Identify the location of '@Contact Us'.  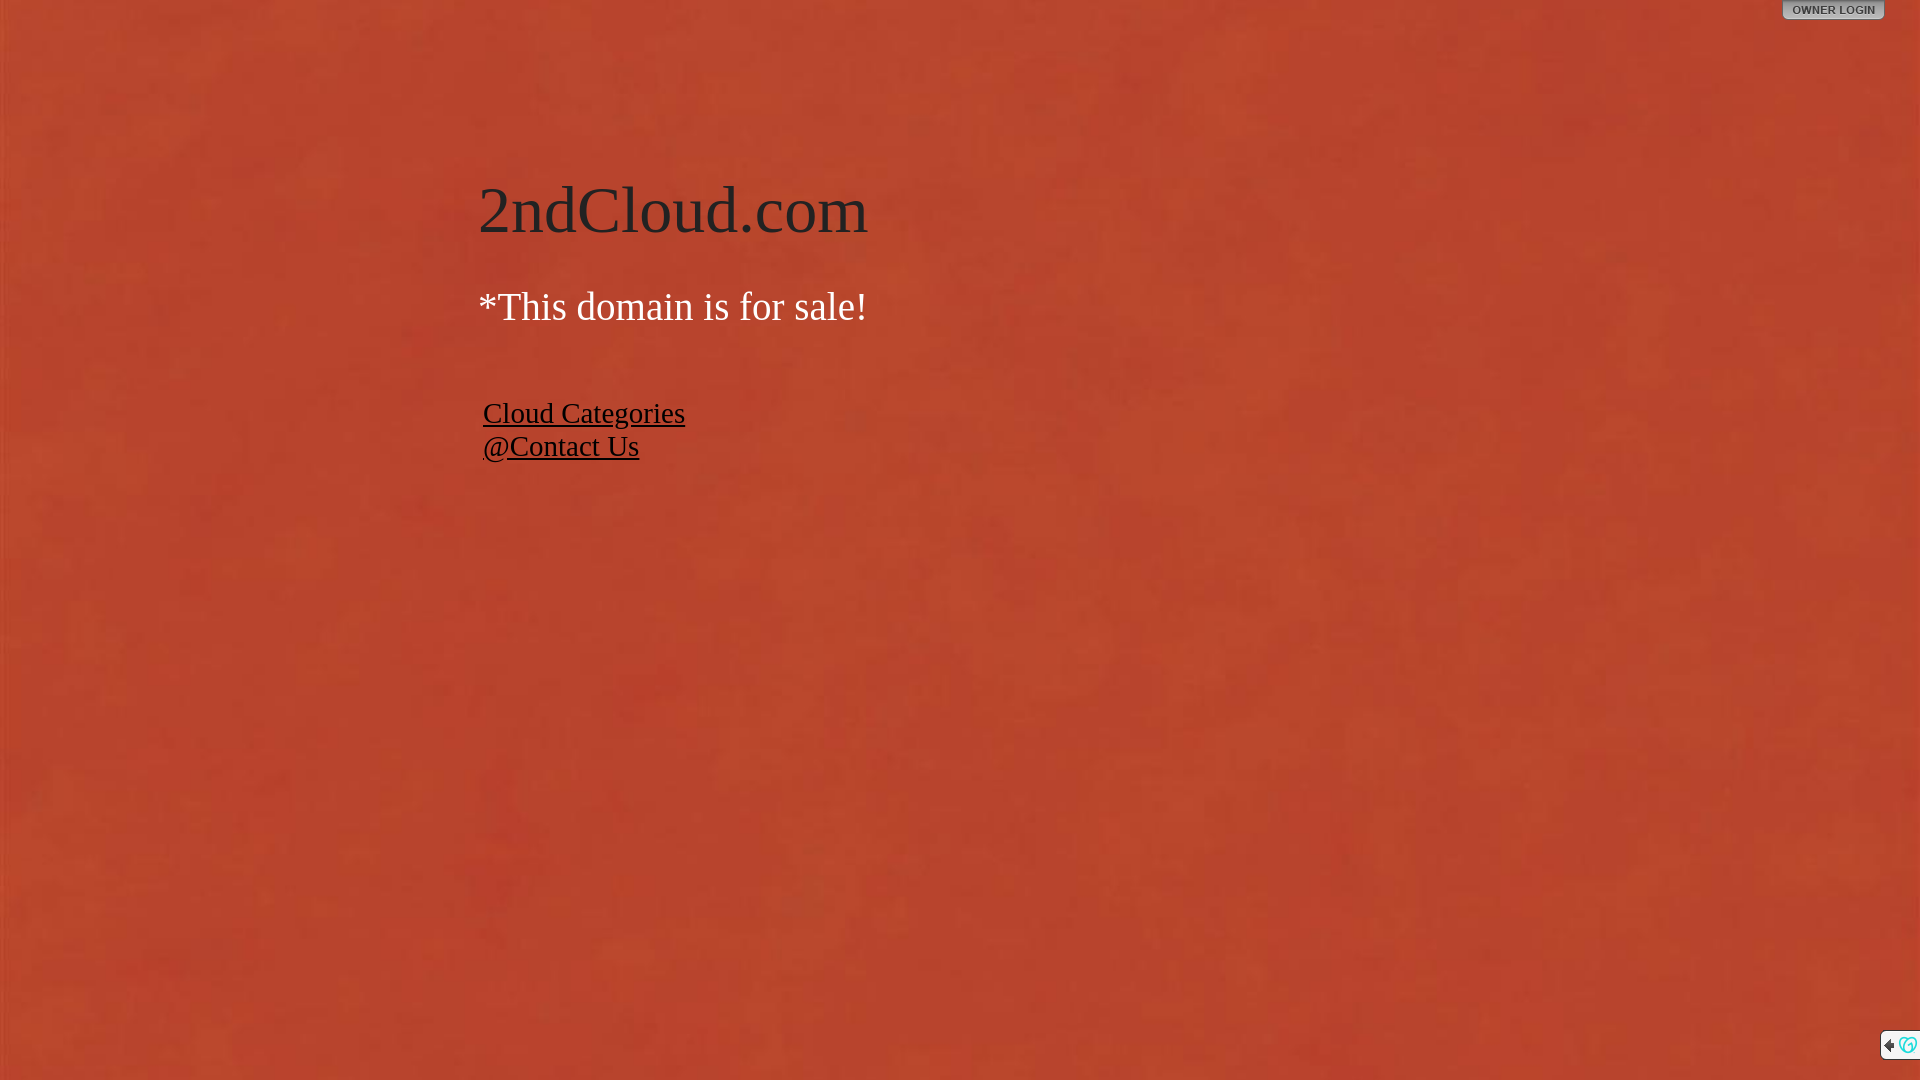
(560, 445).